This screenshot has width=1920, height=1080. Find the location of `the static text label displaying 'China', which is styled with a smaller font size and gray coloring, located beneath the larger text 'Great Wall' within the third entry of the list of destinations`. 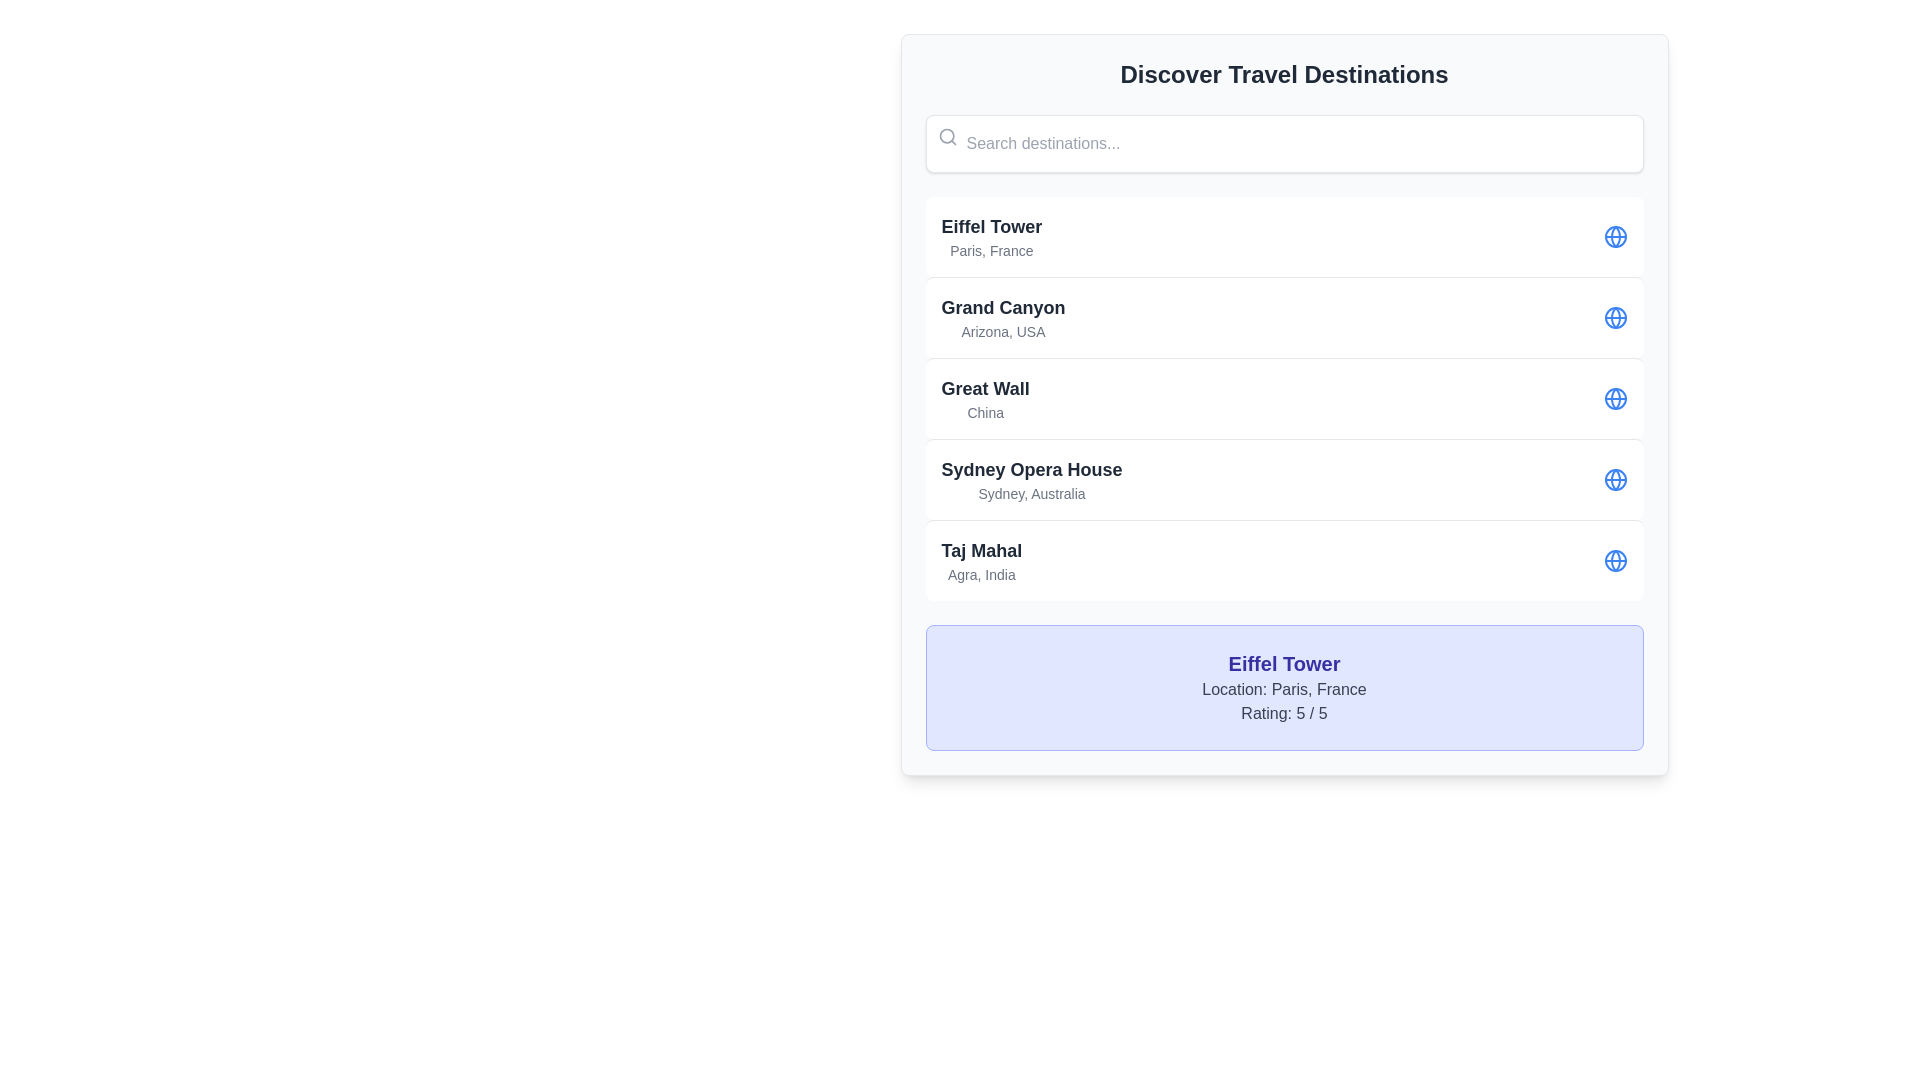

the static text label displaying 'China', which is styled with a smaller font size and gray coloring, located beneath the larger text 'Great Wall' within the third entry of the list of destinations is located at coordinates (985, 411).